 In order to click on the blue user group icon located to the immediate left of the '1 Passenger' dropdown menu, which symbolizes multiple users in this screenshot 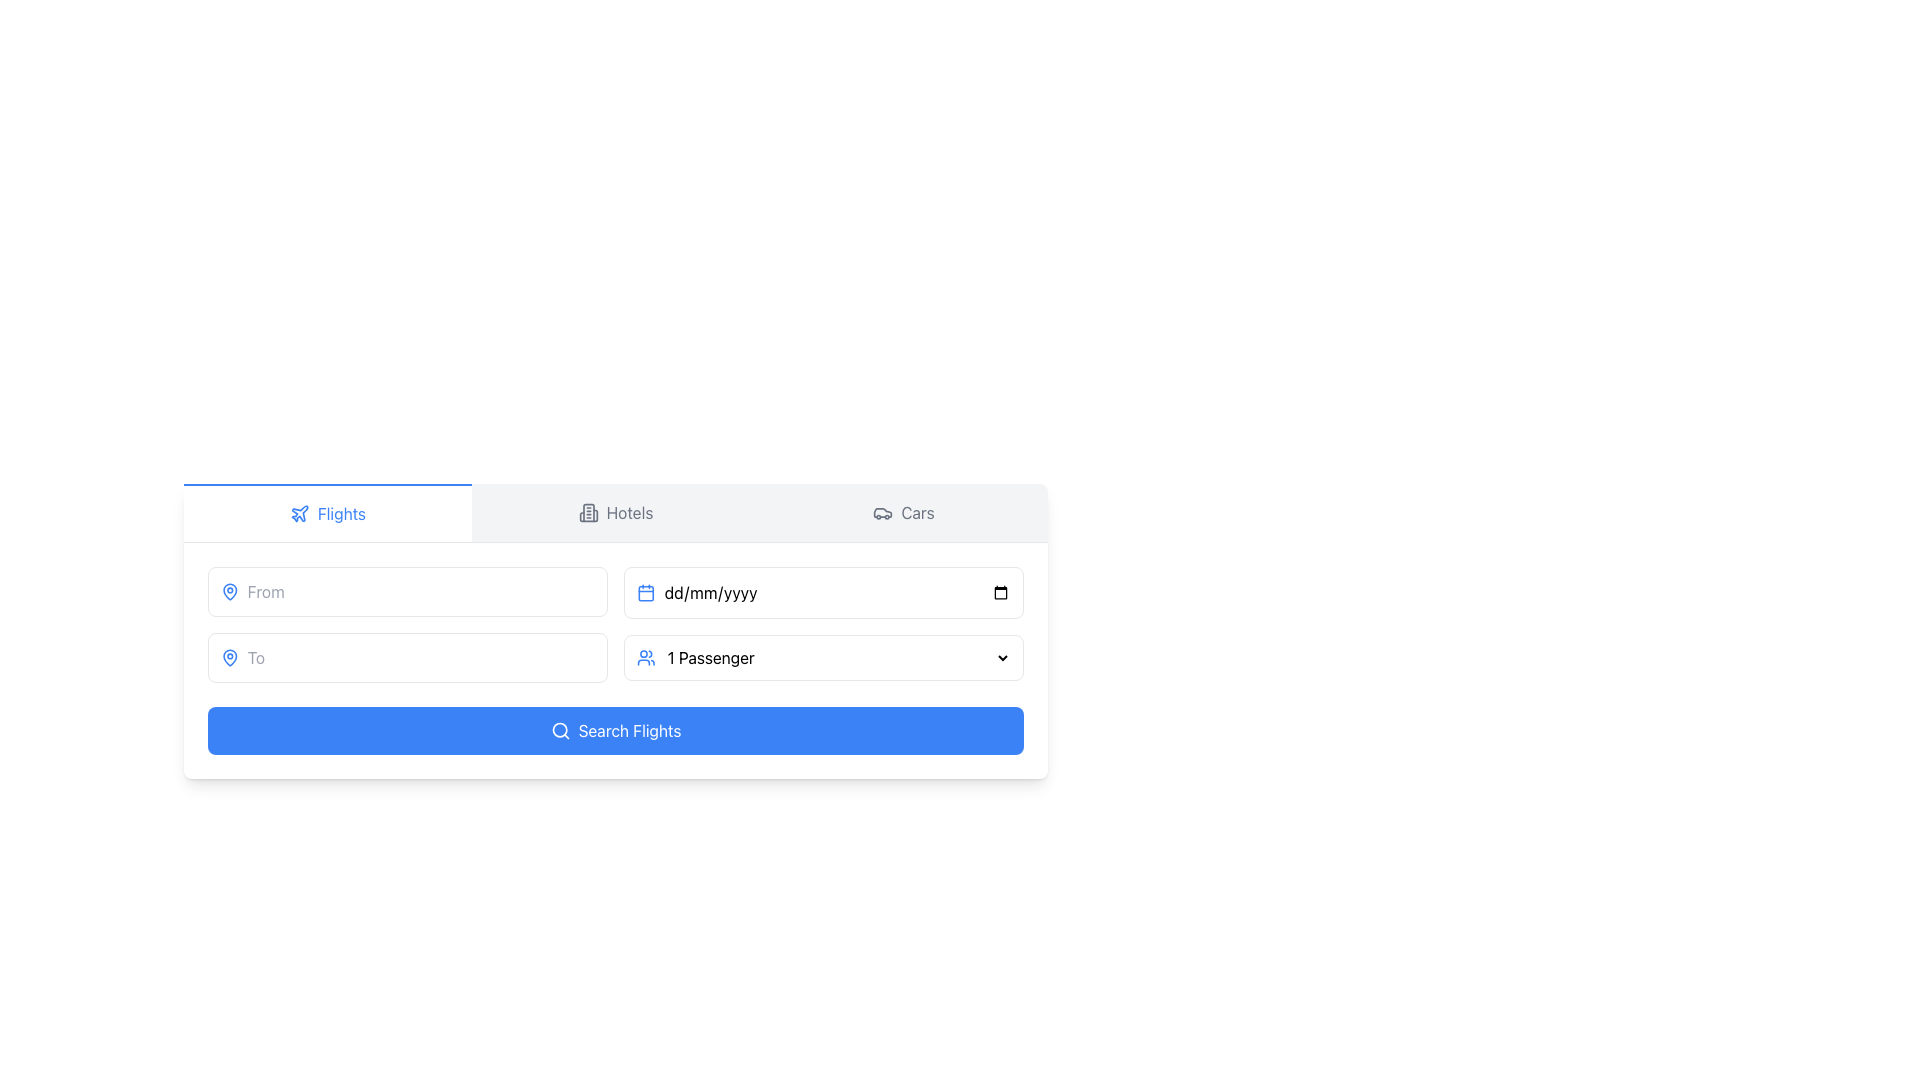, I will do `click(646, 658)`.